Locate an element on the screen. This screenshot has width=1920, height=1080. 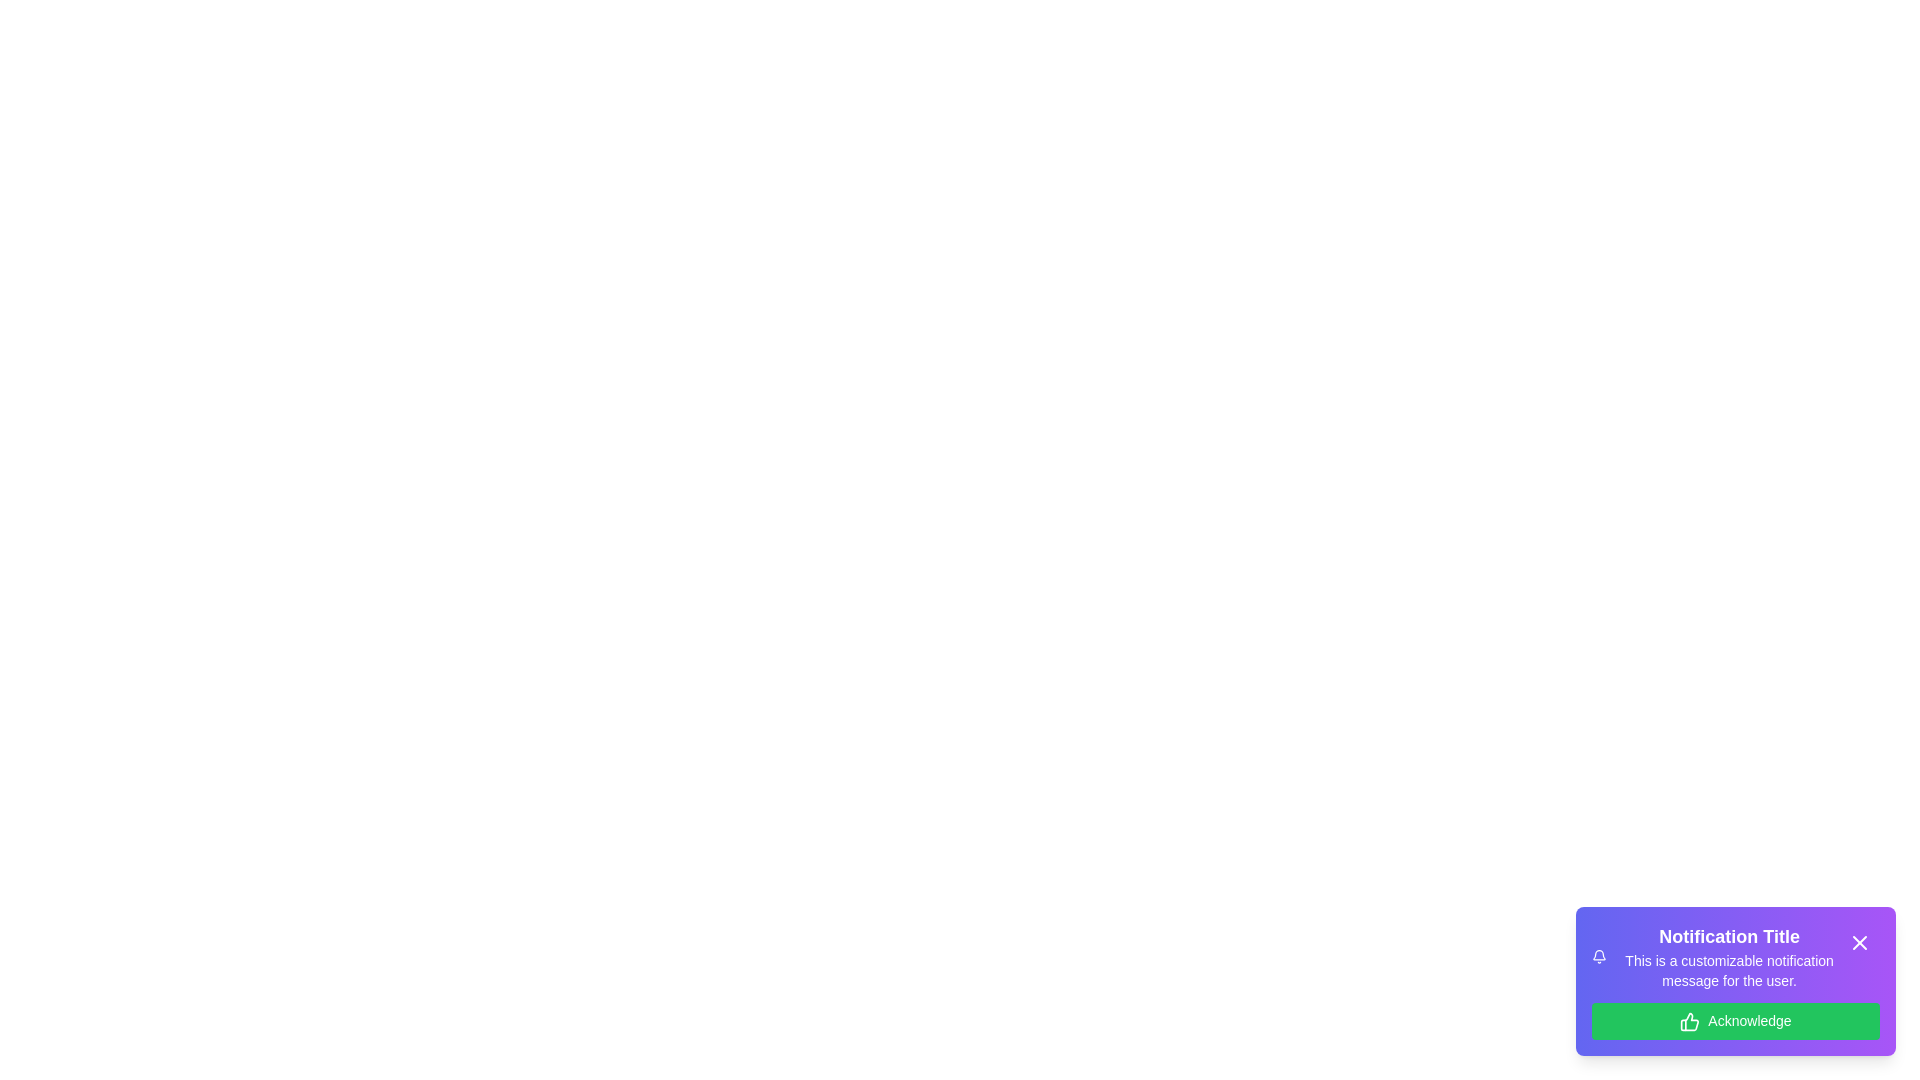
close button to dismiss the snackbar is located at coordinates (1859, 942).